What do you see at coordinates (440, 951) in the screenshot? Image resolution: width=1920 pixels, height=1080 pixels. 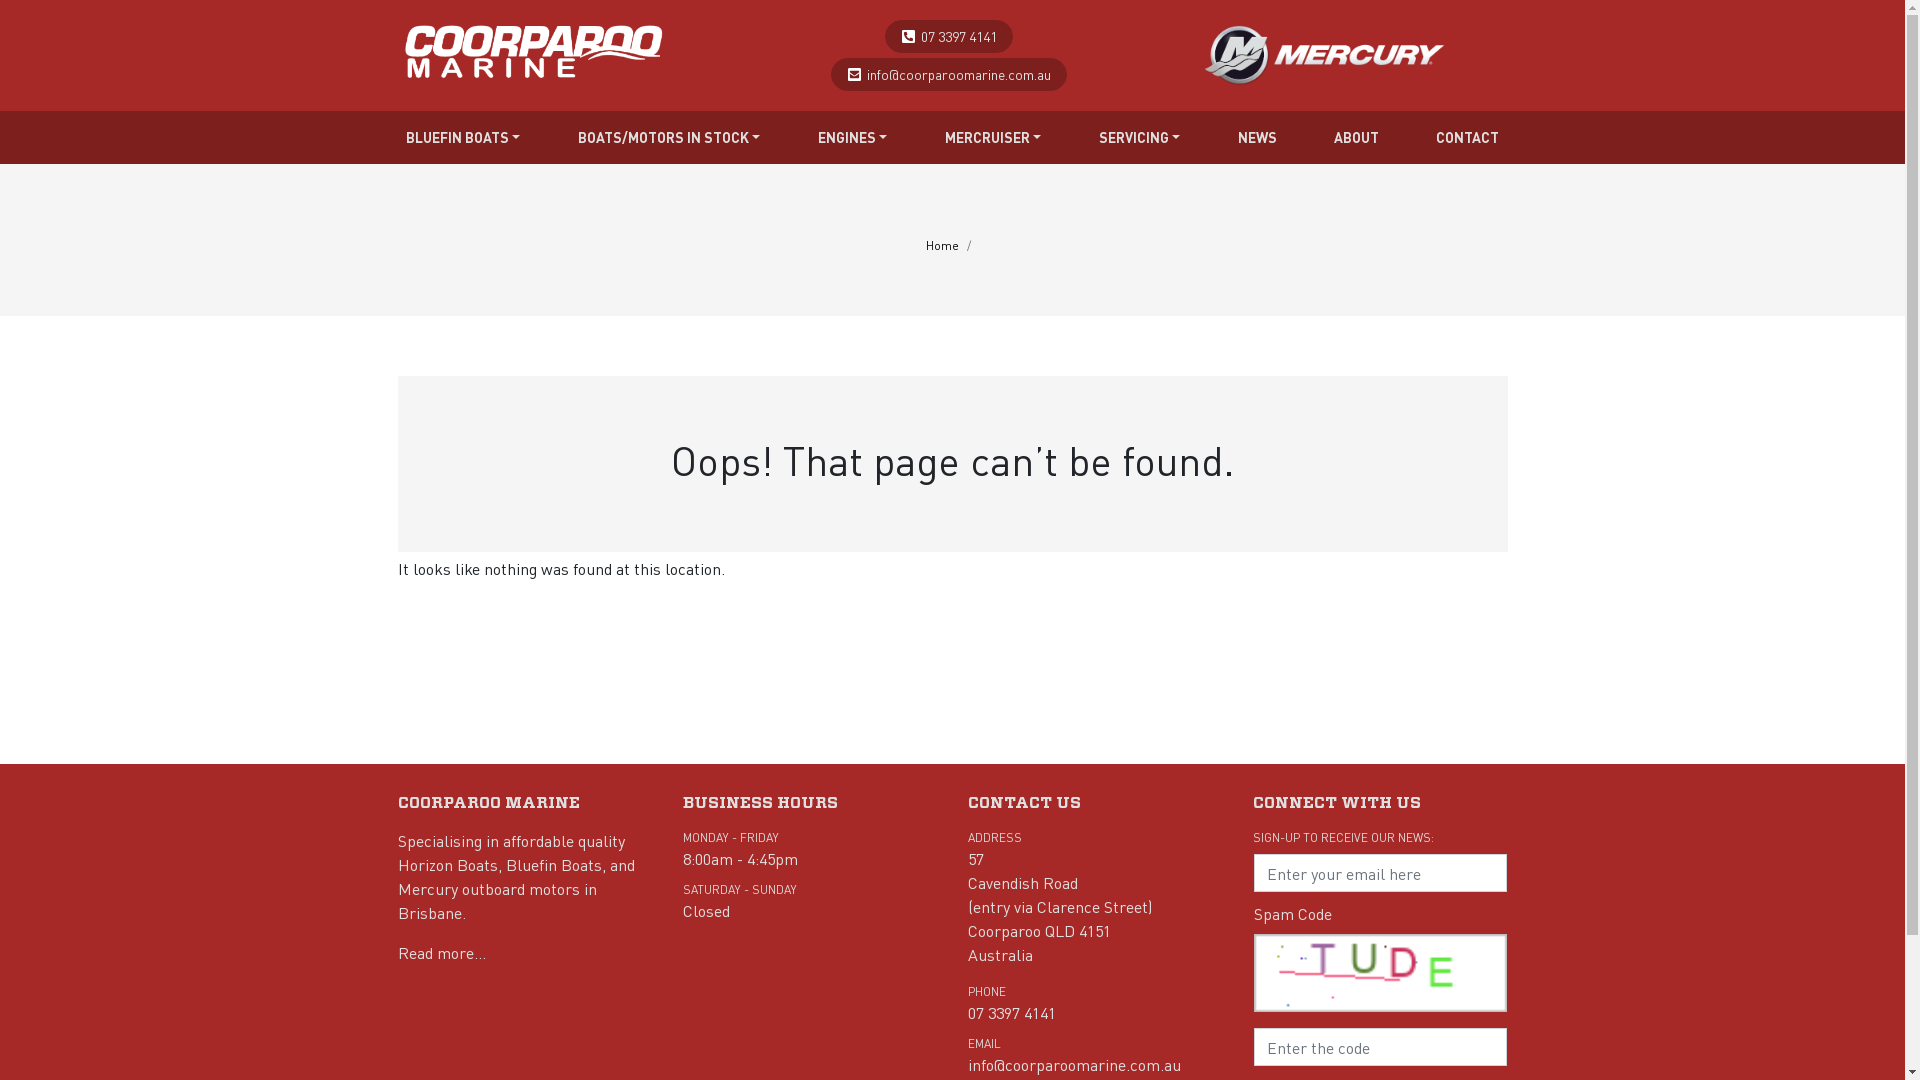 I see `'Read more...'` at bounding box center [440, 951].